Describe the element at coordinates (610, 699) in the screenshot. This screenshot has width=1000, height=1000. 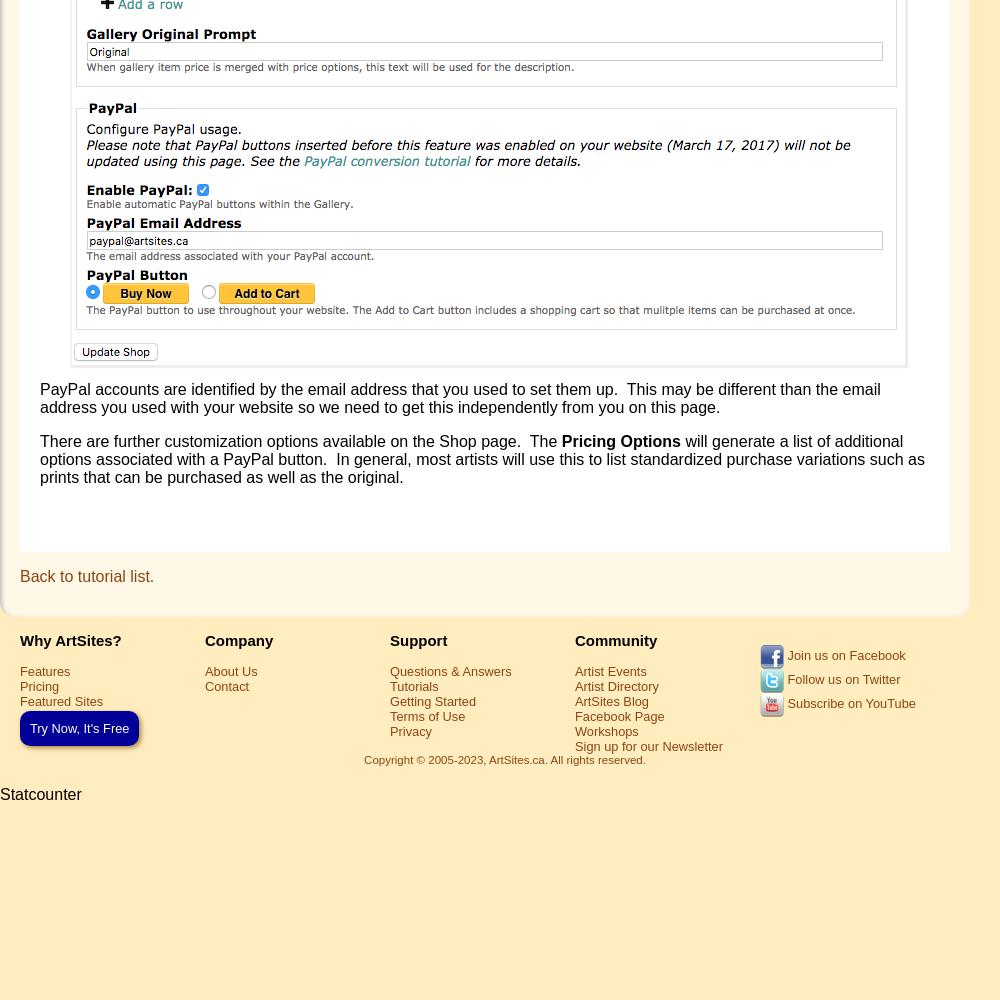
I see `'ArtSites Blog'` at that location.